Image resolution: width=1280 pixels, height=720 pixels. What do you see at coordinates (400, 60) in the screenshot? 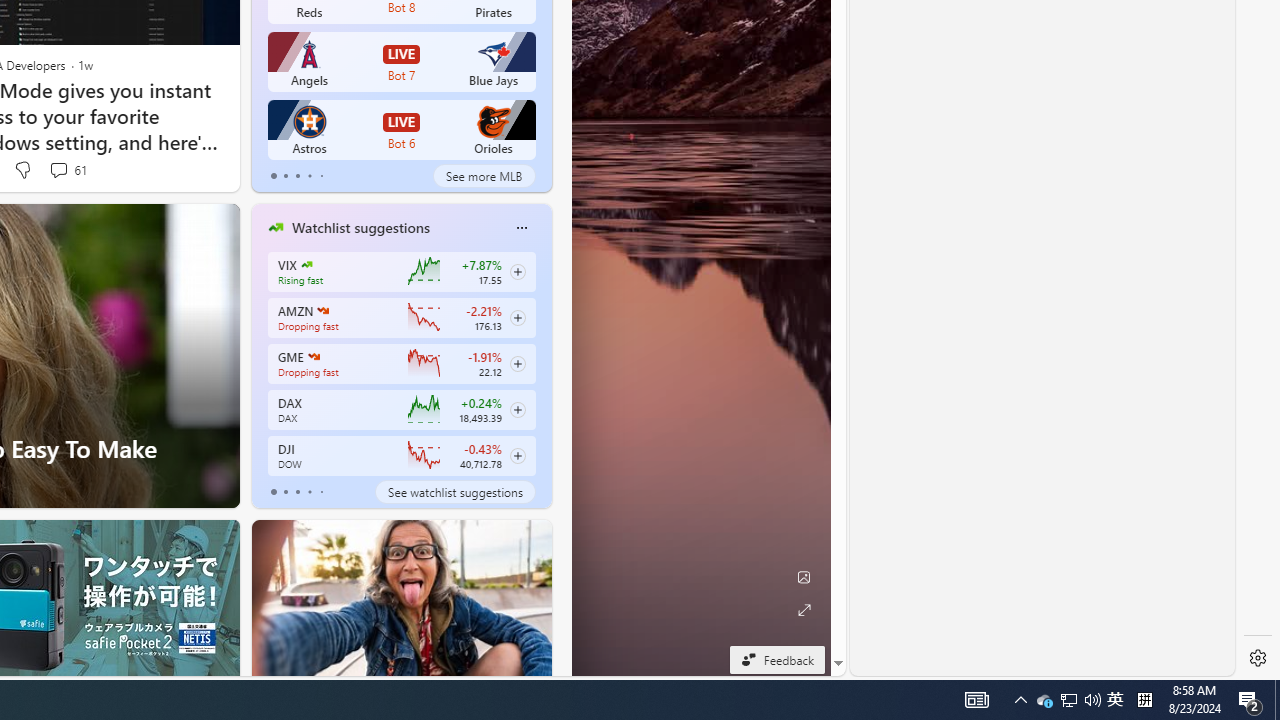
I see `'Angels LIVE Bot 7 Blue Jays'` at bounding box center [400, 60].